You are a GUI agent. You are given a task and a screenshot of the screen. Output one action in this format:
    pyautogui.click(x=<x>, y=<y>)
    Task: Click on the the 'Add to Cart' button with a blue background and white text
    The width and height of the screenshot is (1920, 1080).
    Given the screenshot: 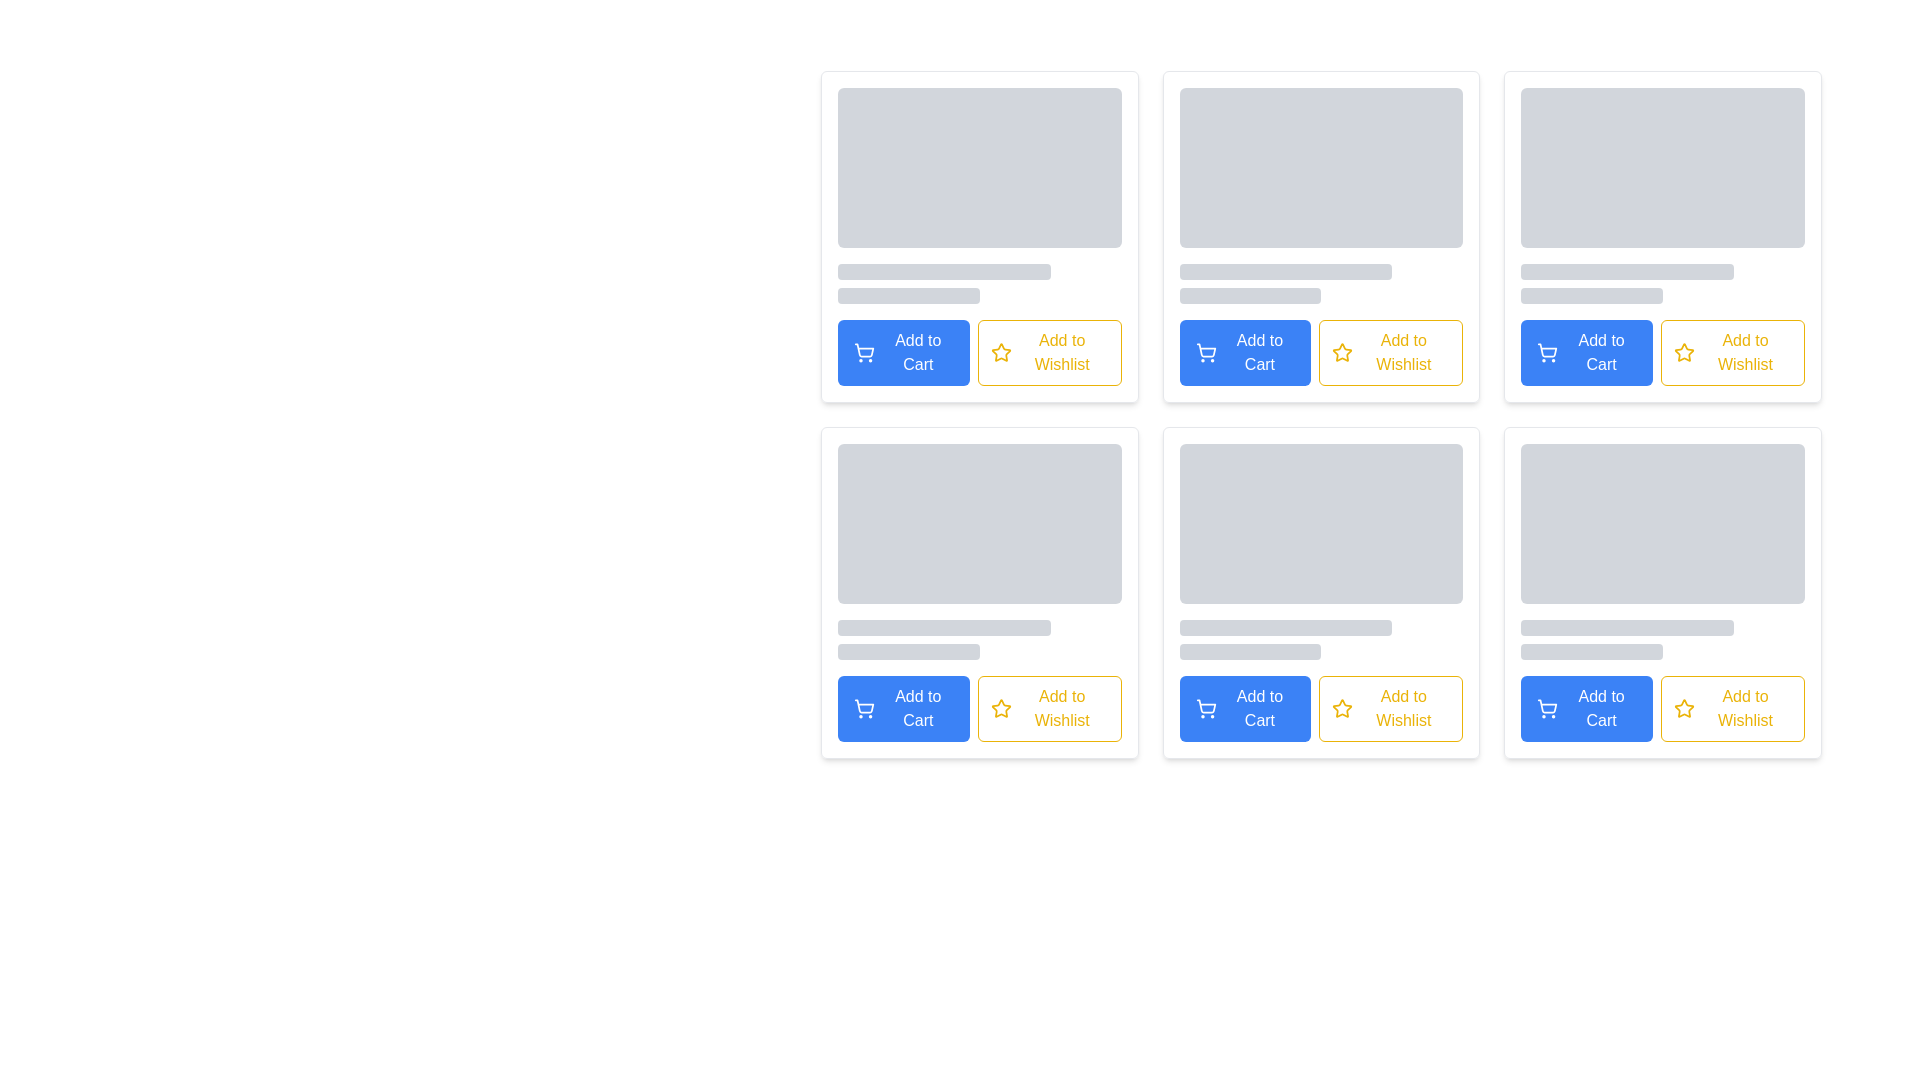 What is the action you would take?
    pyautogui.click(x=1244, y=708)
    